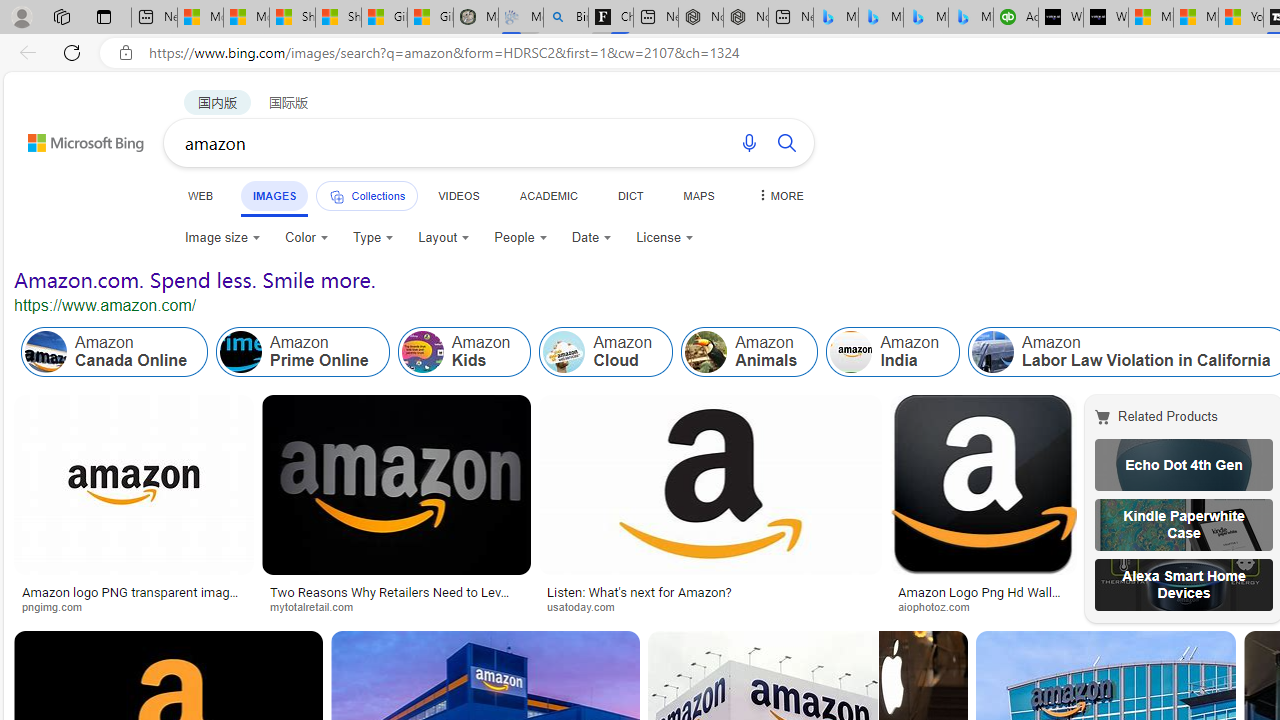  I want to click on 'Amazon Animals', so click(749, 351).